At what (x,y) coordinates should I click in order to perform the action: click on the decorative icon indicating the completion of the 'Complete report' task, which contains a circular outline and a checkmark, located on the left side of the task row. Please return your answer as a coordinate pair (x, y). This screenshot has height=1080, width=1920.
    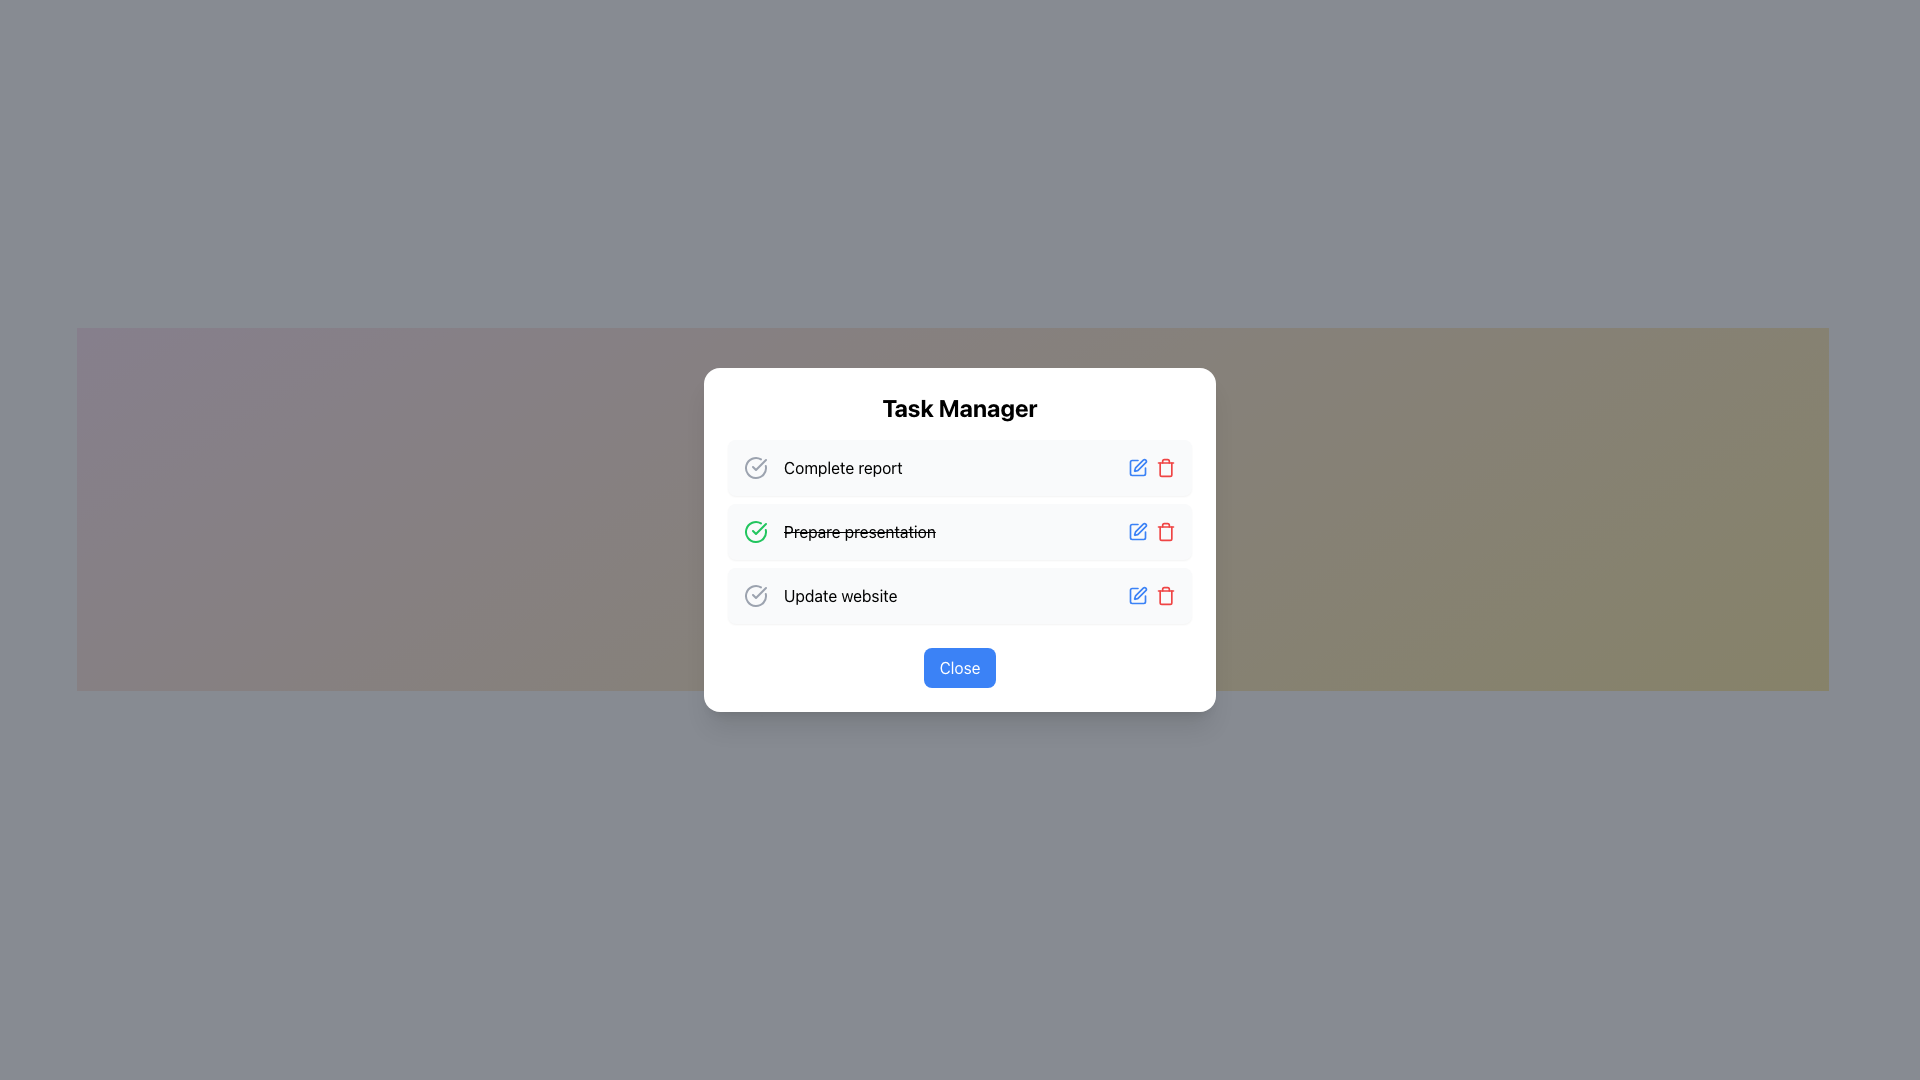
    Looking at the image, I should click on (754, 595).